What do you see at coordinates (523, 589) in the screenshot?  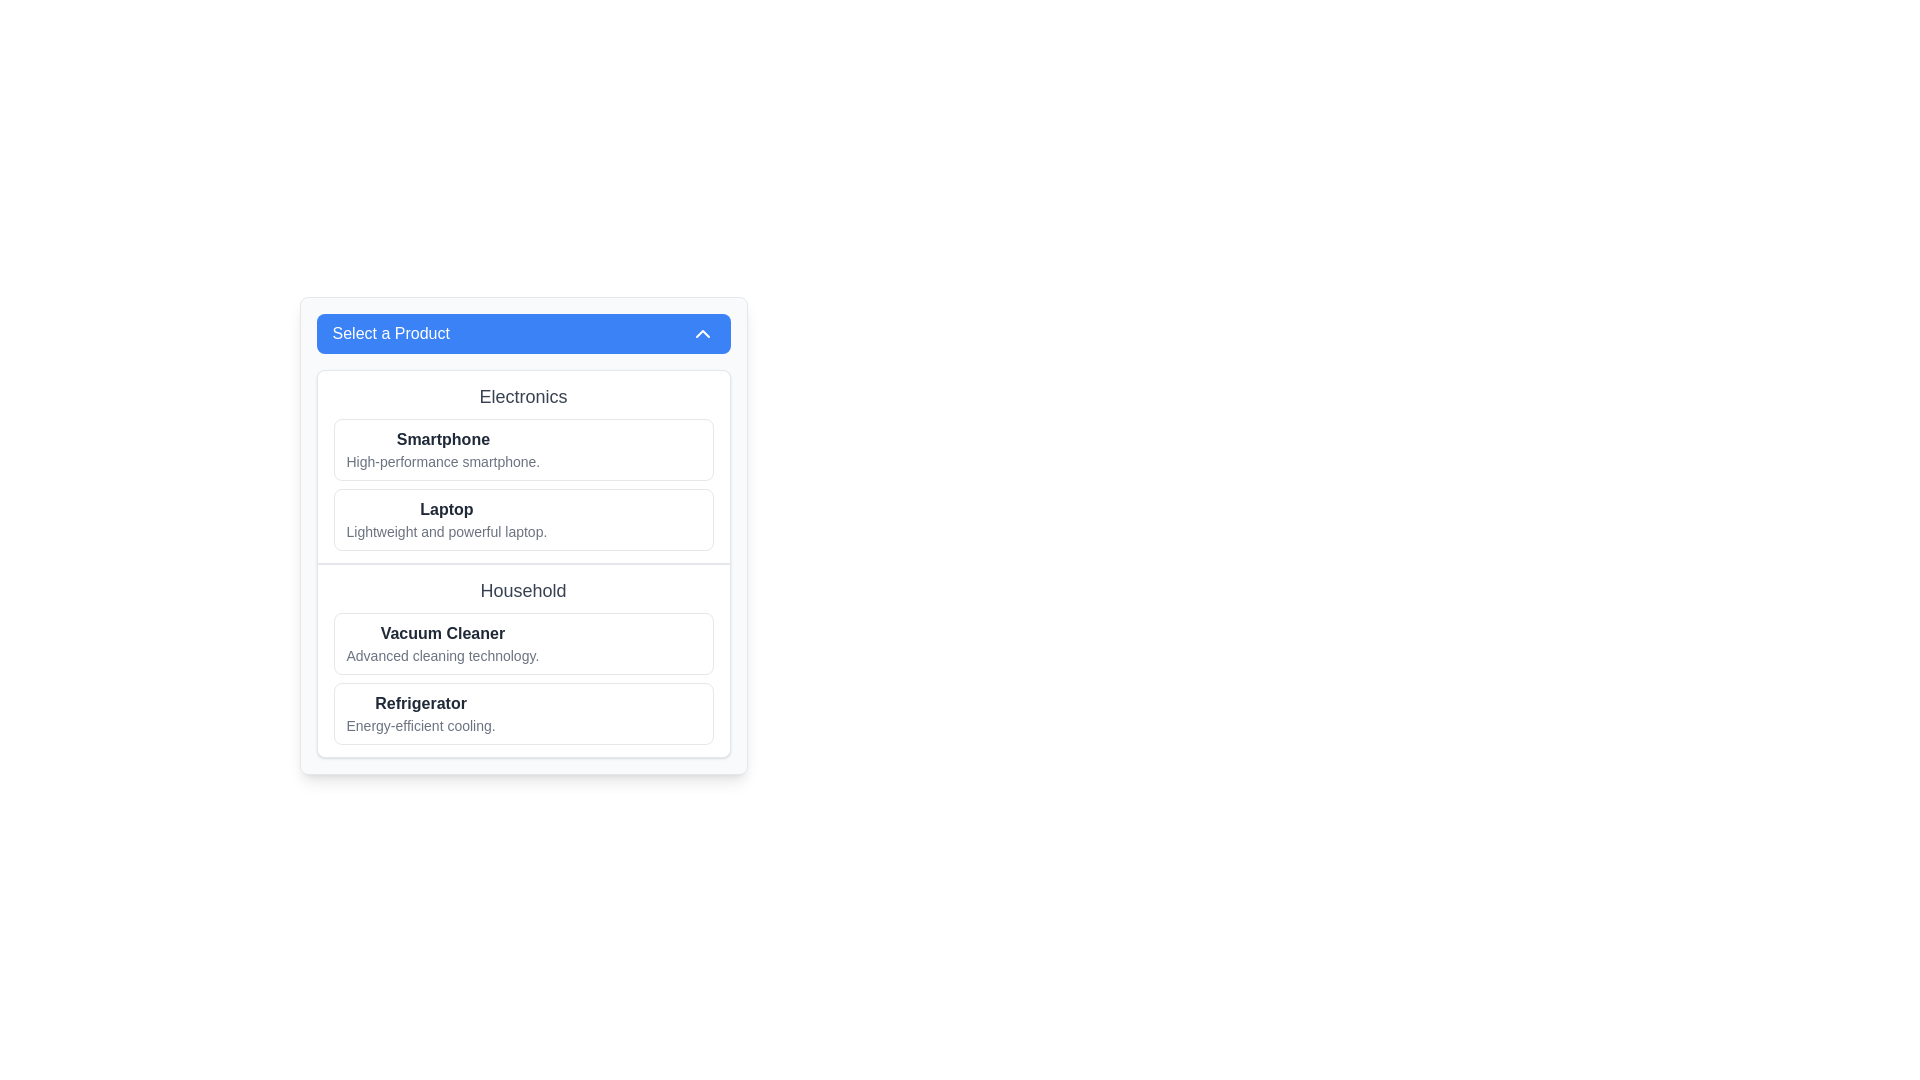 I see `the text label 'Household' which is a bold gray-colored header positioned centrally in the interface, above other options like 'Vacuum Cleaner' and 'Refrigerator'` at bounding box center [523, 589].